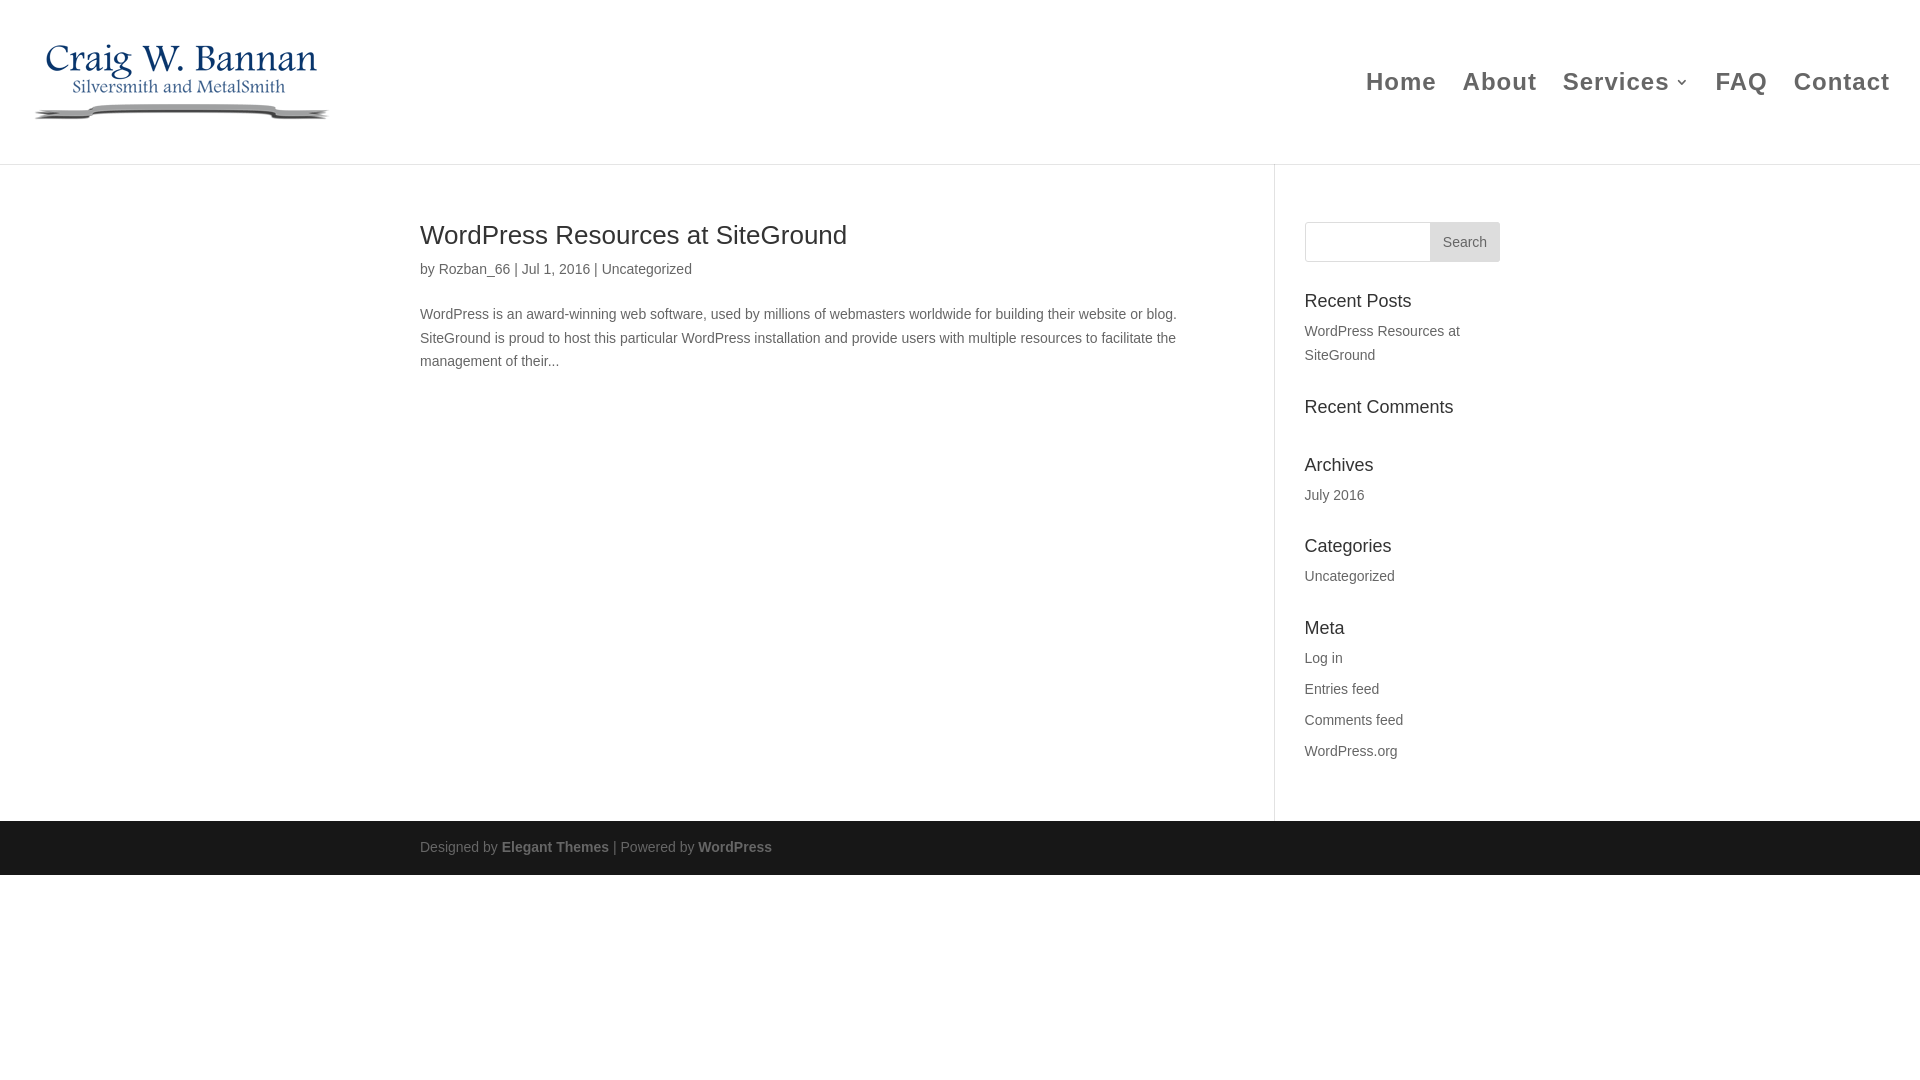 Image resolution: width=1920 pixels, height=1080 pixels. I want to click on 'FAQ', so click(1740, 119).